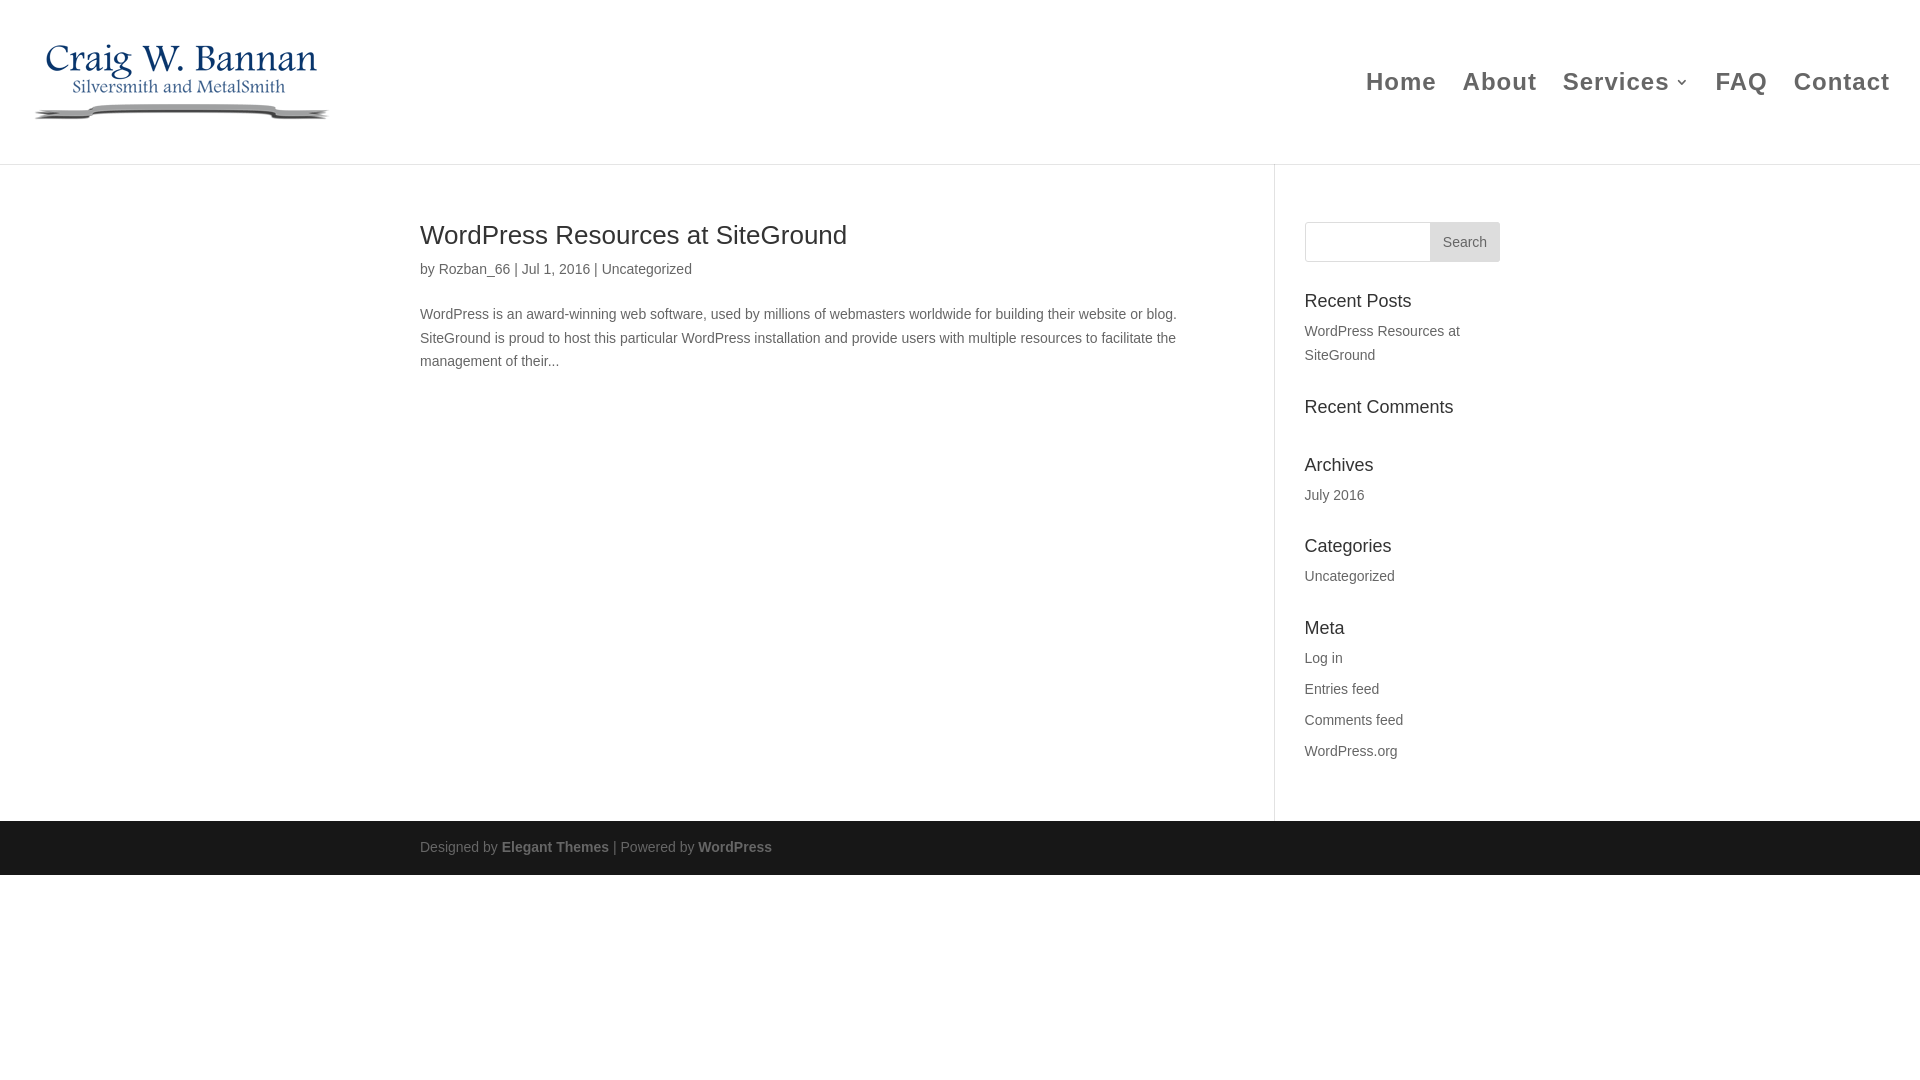 Image resolution: width=1920 pixels, height=1080 pixels. I want to click on 'FAQ', so click(1740, 119).